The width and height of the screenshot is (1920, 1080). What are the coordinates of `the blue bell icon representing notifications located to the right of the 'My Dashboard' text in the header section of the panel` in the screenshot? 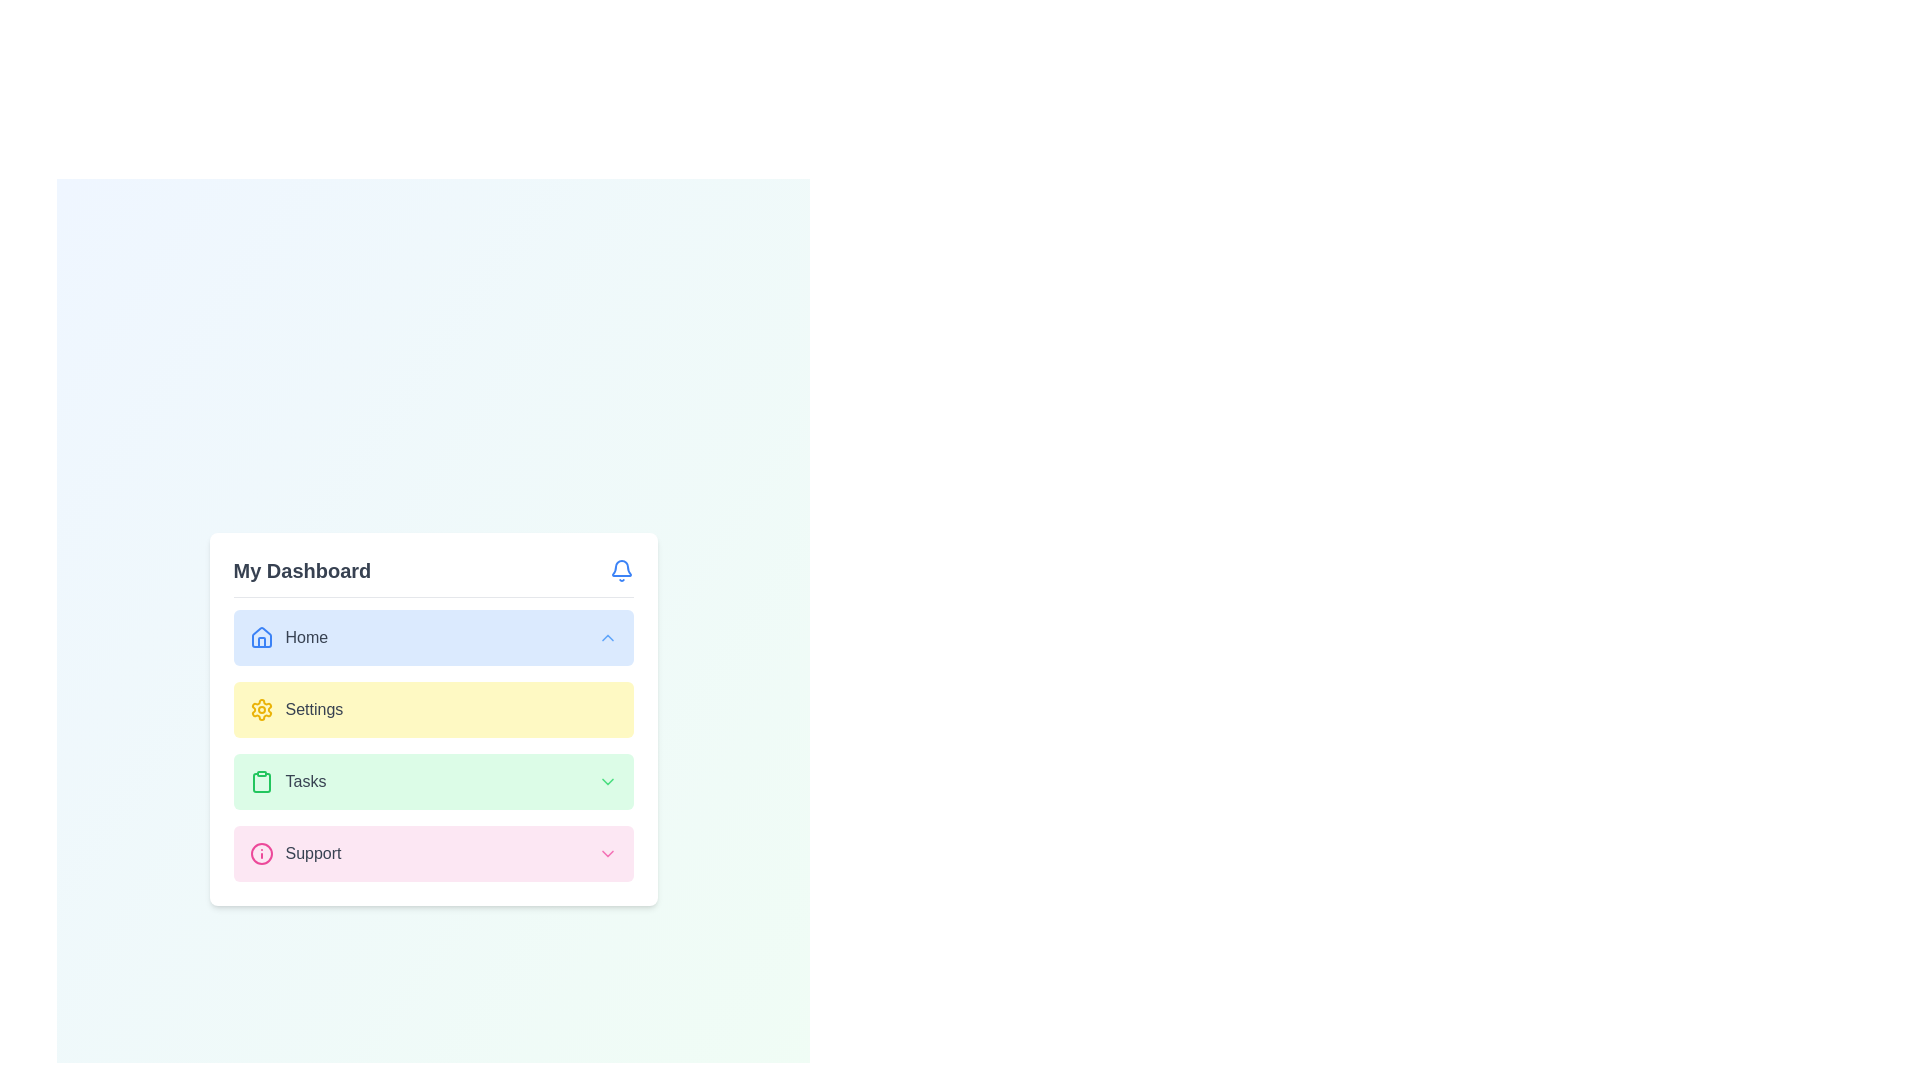 It's located at (620, 570).